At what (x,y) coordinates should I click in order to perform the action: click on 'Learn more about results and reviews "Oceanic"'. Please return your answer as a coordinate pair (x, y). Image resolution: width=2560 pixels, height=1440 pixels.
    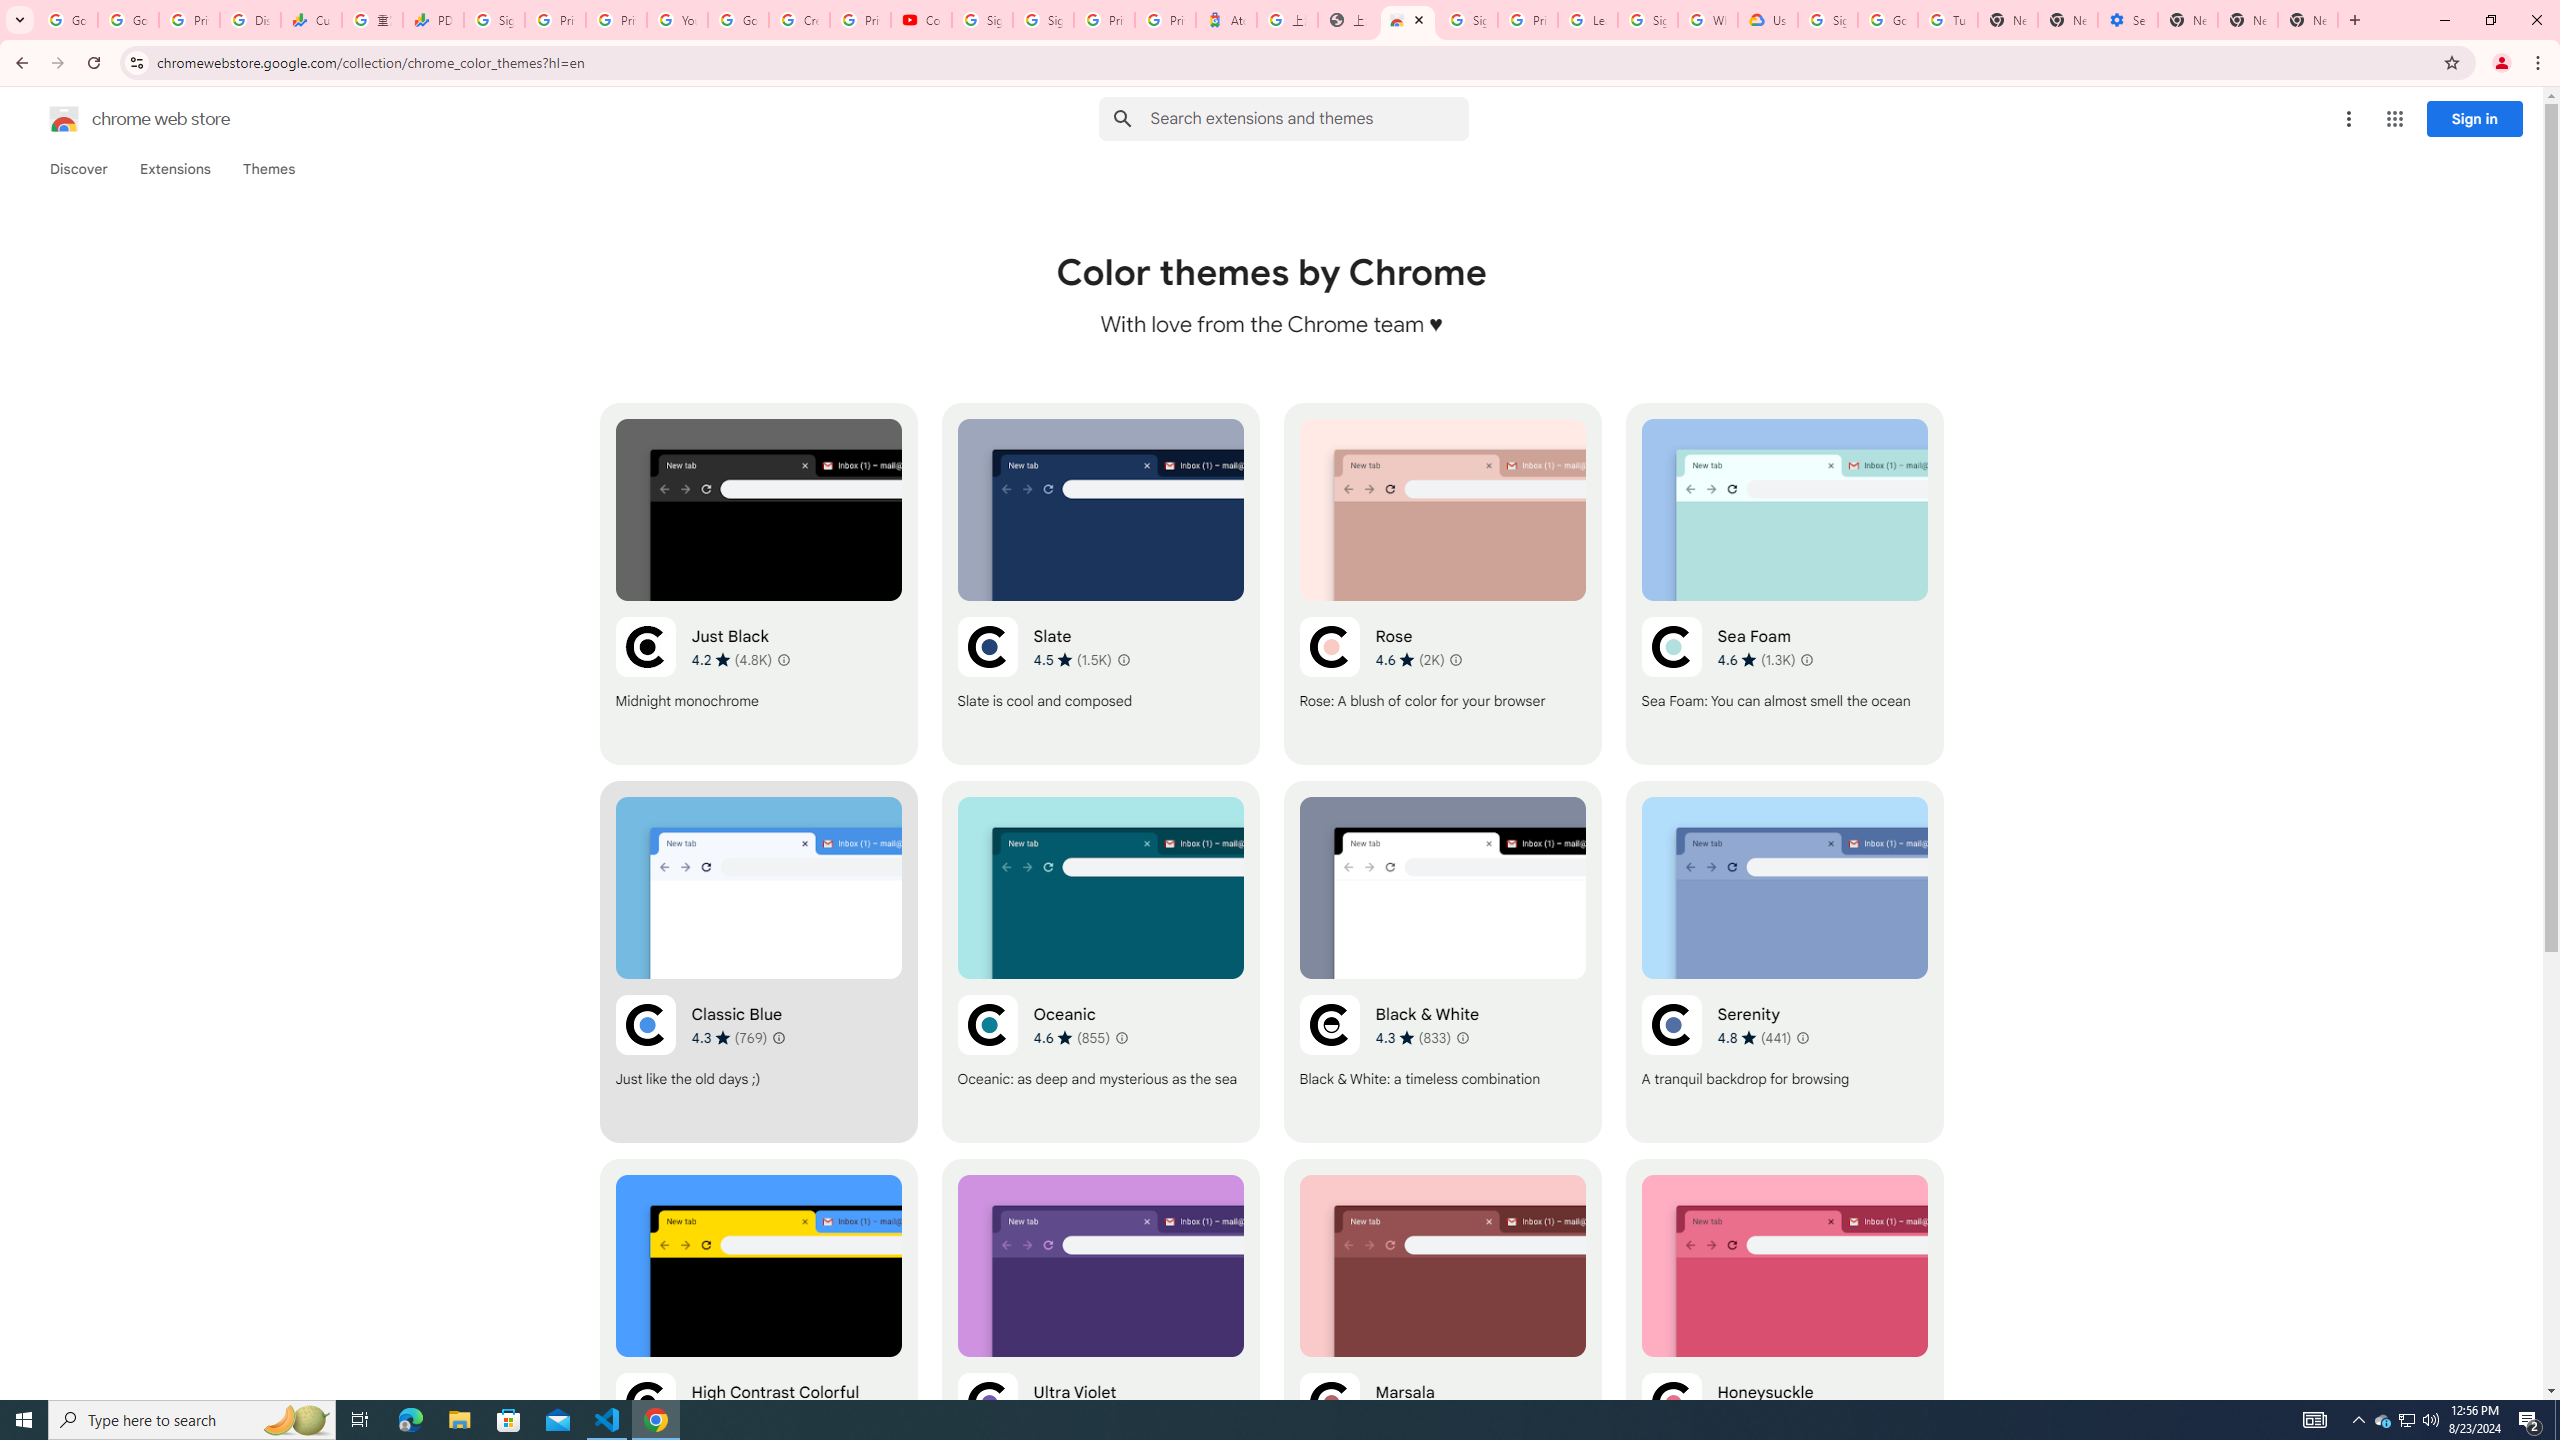
    Looking at the image, I should click on (1121, 1037).